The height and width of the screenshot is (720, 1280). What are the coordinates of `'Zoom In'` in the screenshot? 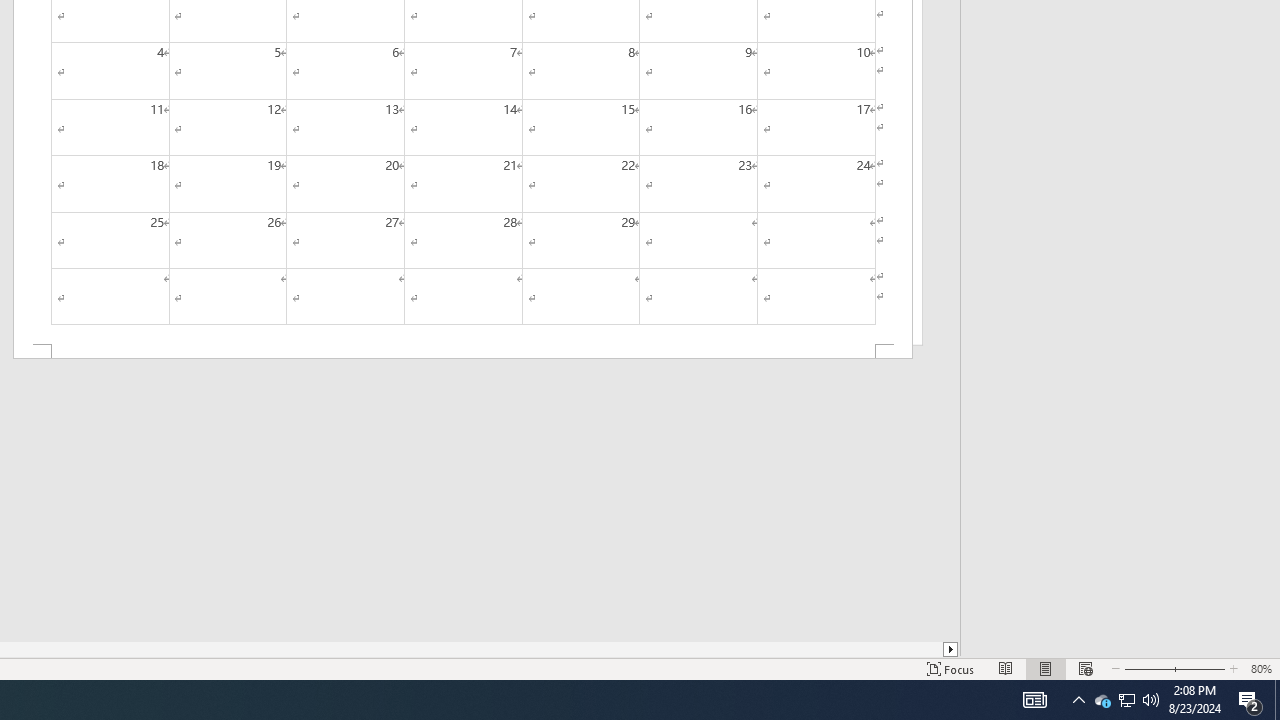 It's located at (1196, 669).